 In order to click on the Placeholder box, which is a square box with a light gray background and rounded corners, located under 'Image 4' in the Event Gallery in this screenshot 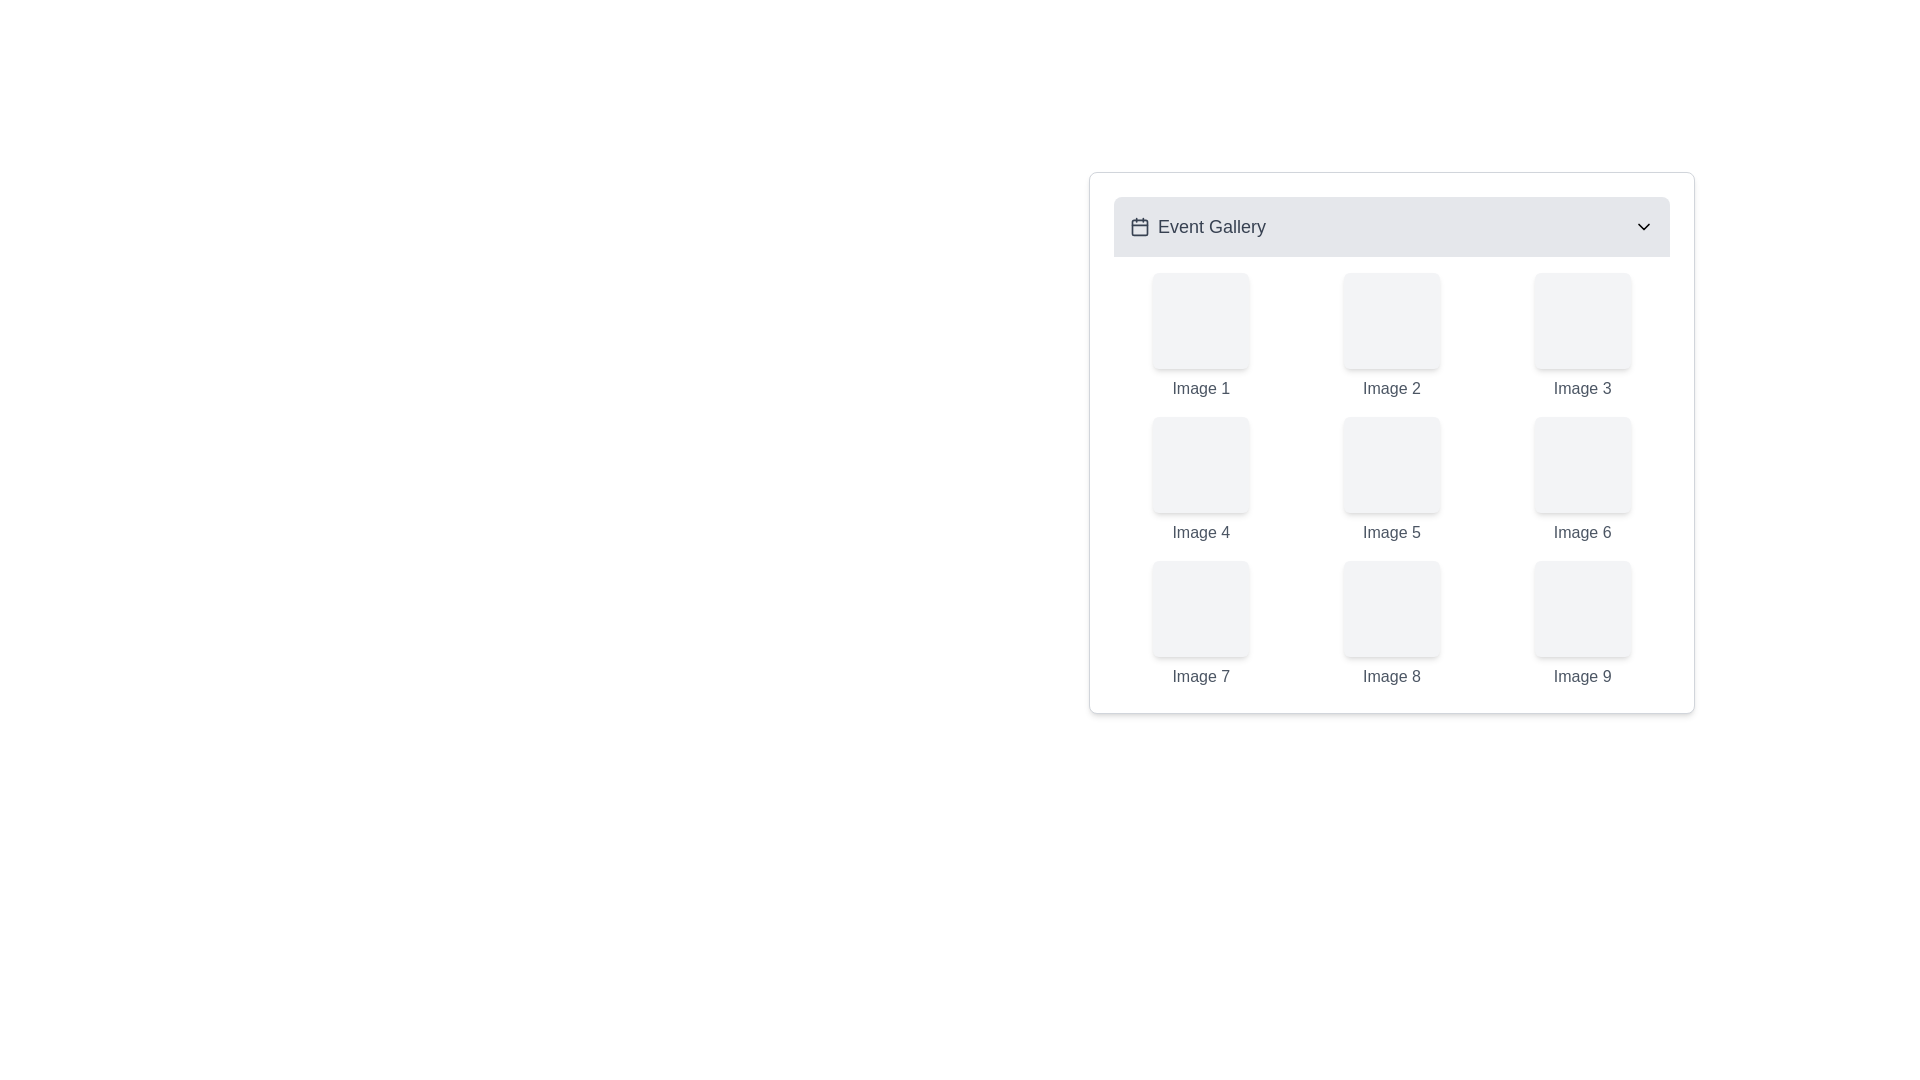, I will do `click(1200, 465)`.